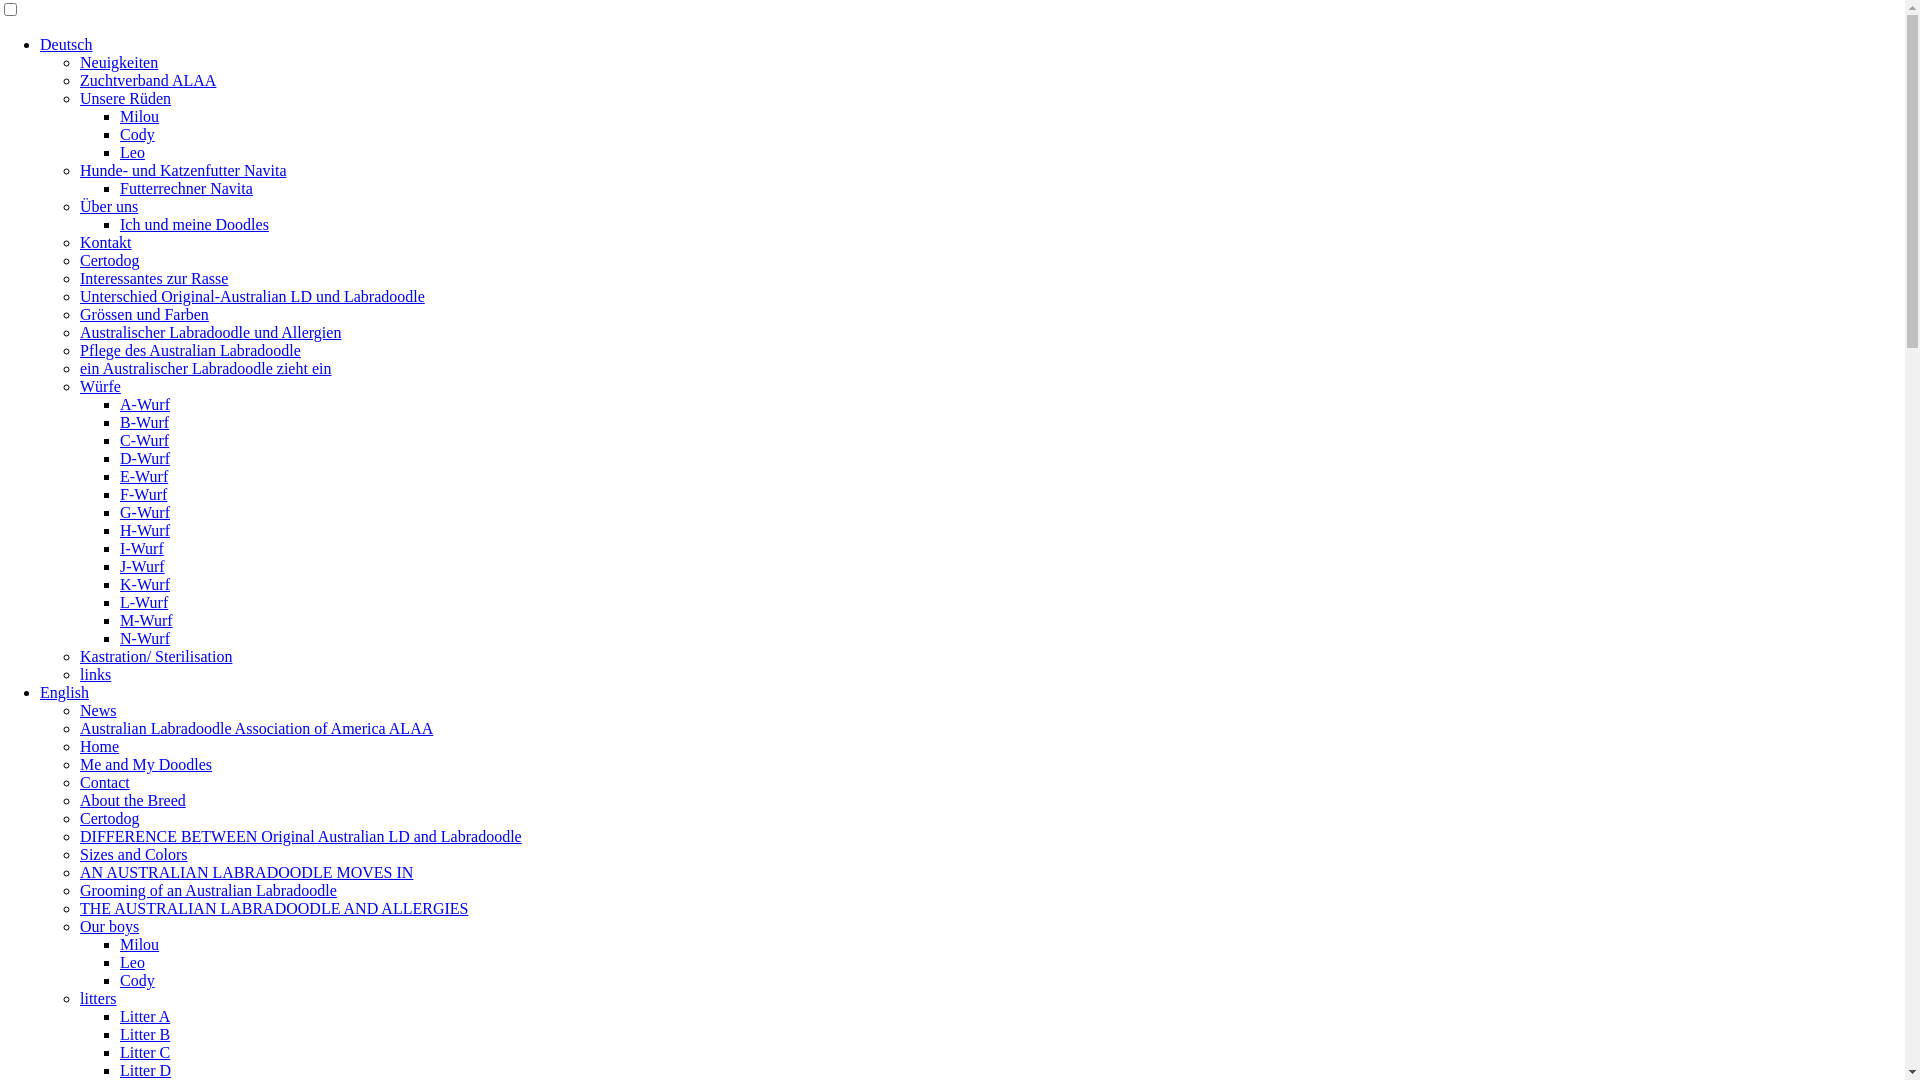 This screenshot has width=1920, height=1080. What do you see at coordinates (152, 278) in the screenshot?
I see `'Interessantes zur Rasse'` at bounding box center [152, 278].